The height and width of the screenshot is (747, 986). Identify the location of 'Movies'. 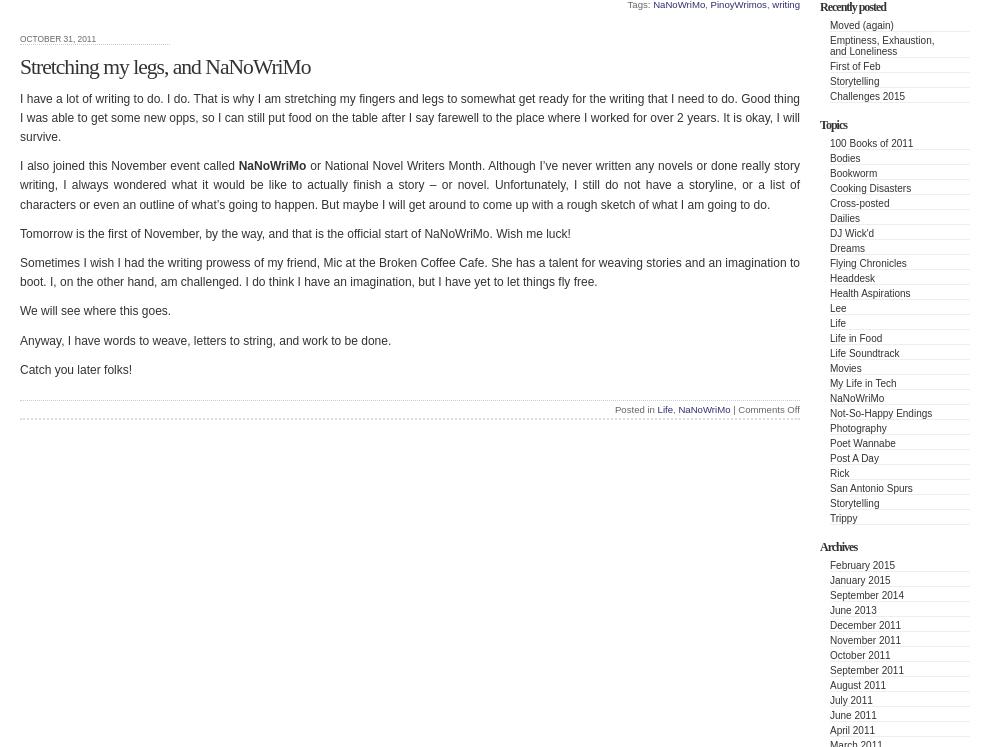
(829, 367).